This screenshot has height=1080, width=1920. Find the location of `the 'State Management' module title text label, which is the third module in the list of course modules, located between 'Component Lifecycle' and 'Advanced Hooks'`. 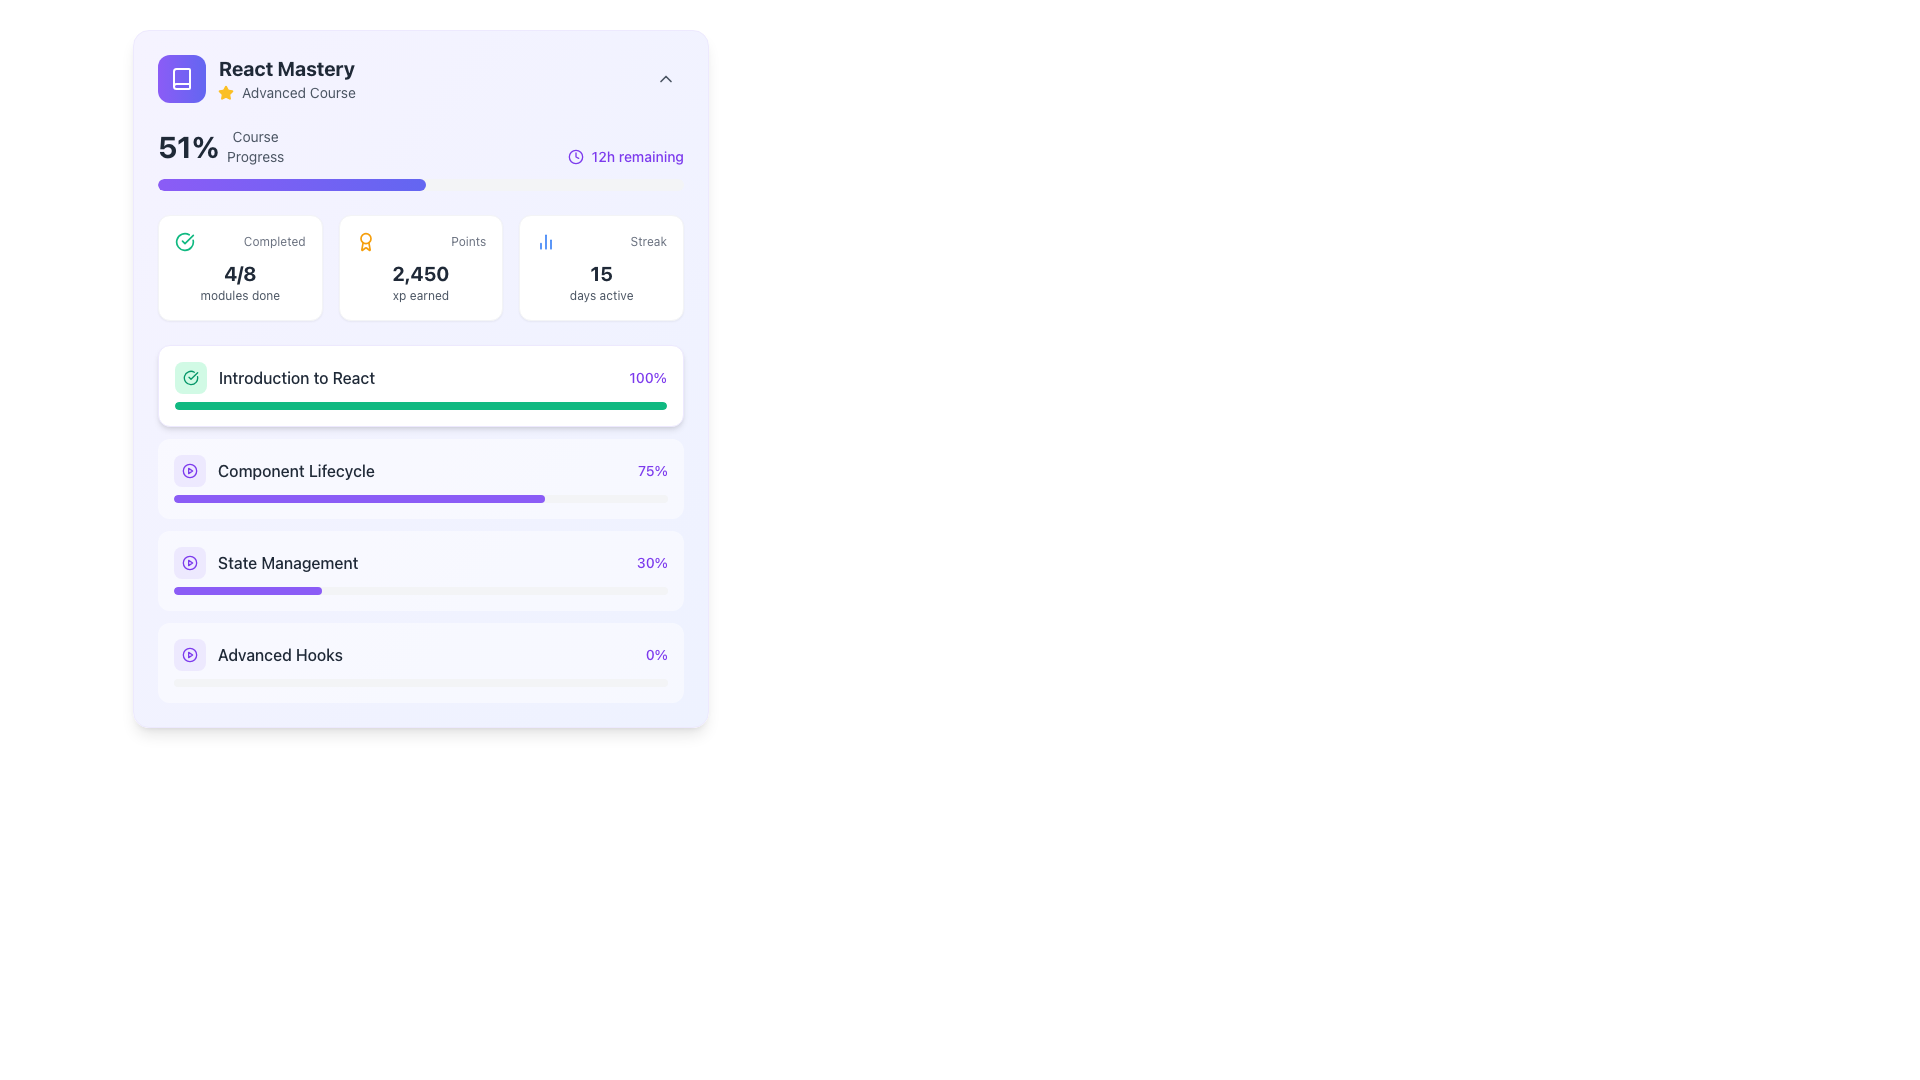

the 'State Management' module title text label, which is the third module in the list of course modules, located between 'Component Lifecycle' and 'Advanced Hooks' is located at coordinates (287, 563).